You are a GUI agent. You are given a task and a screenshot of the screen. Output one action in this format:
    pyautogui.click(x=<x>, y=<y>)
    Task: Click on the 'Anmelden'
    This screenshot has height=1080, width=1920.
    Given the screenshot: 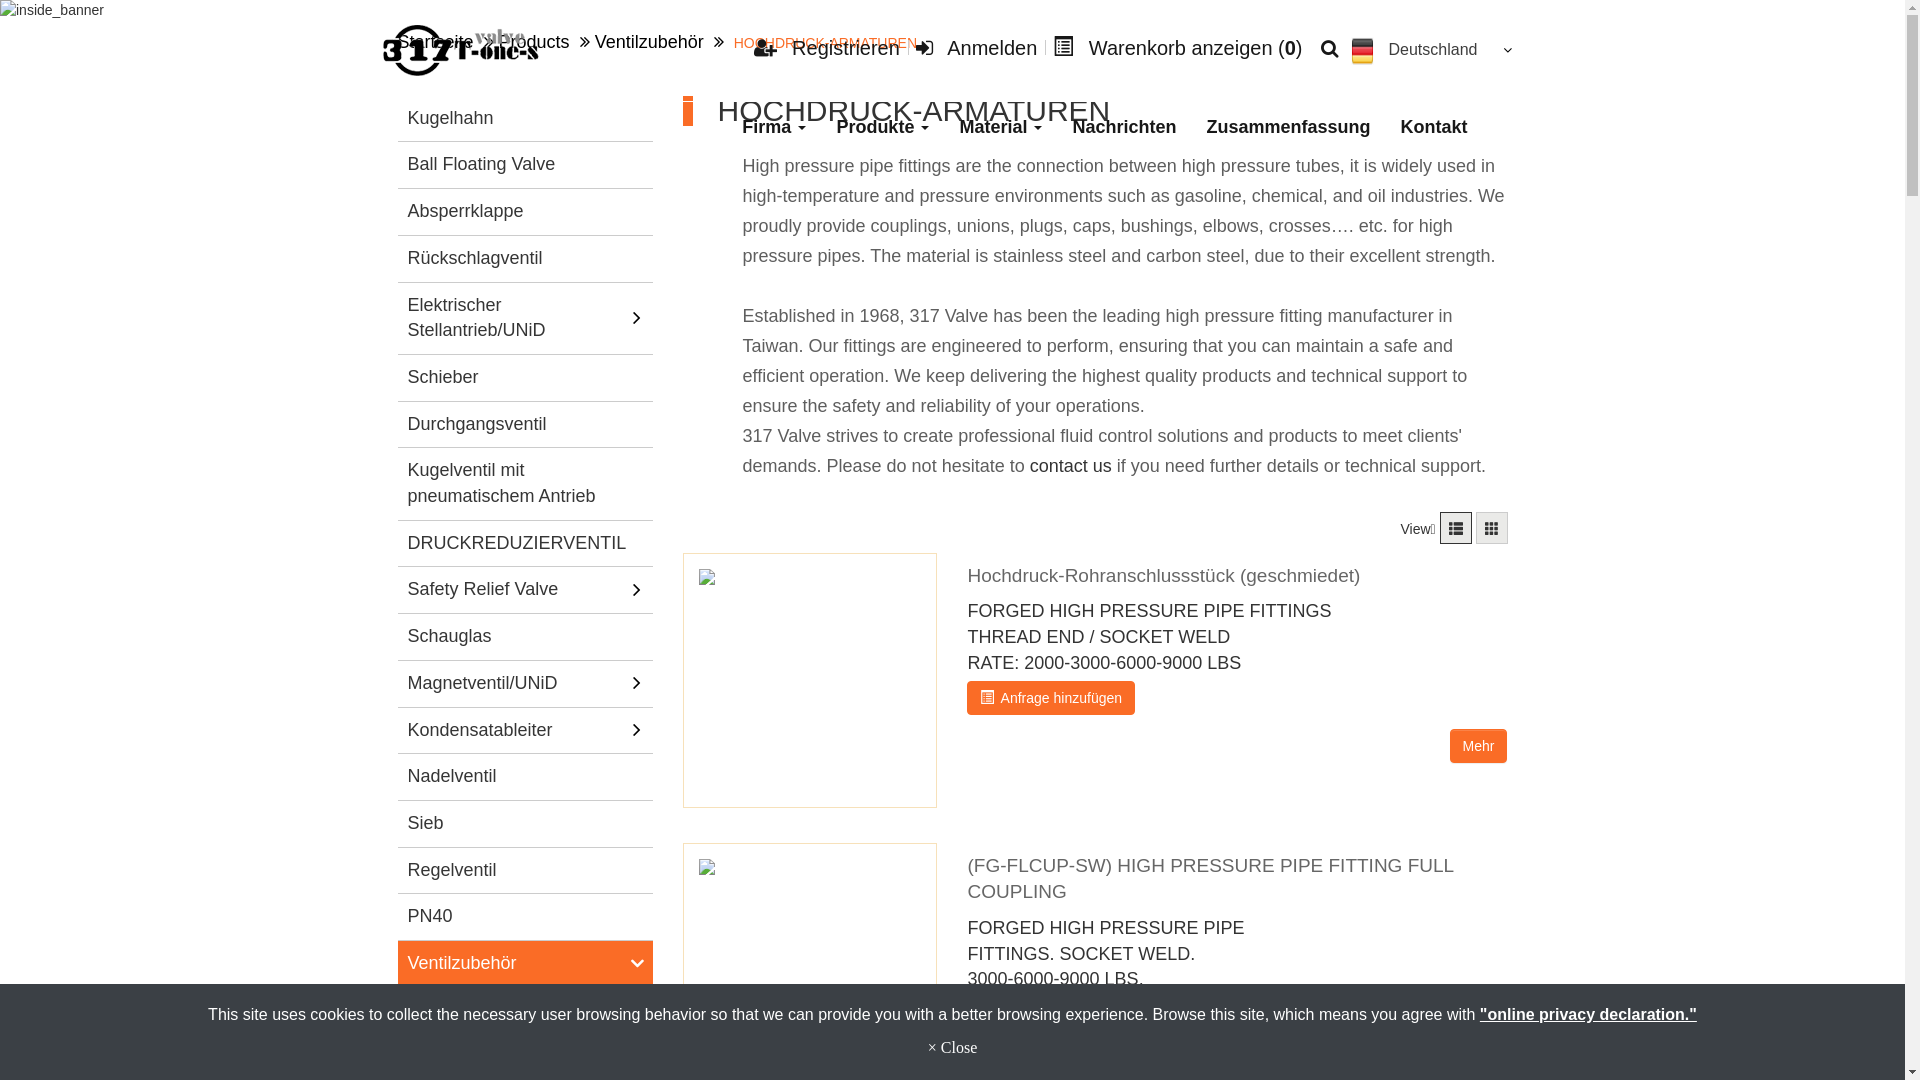 What is the action you would take?
    pyautogui.click(x=976, y=45)
    